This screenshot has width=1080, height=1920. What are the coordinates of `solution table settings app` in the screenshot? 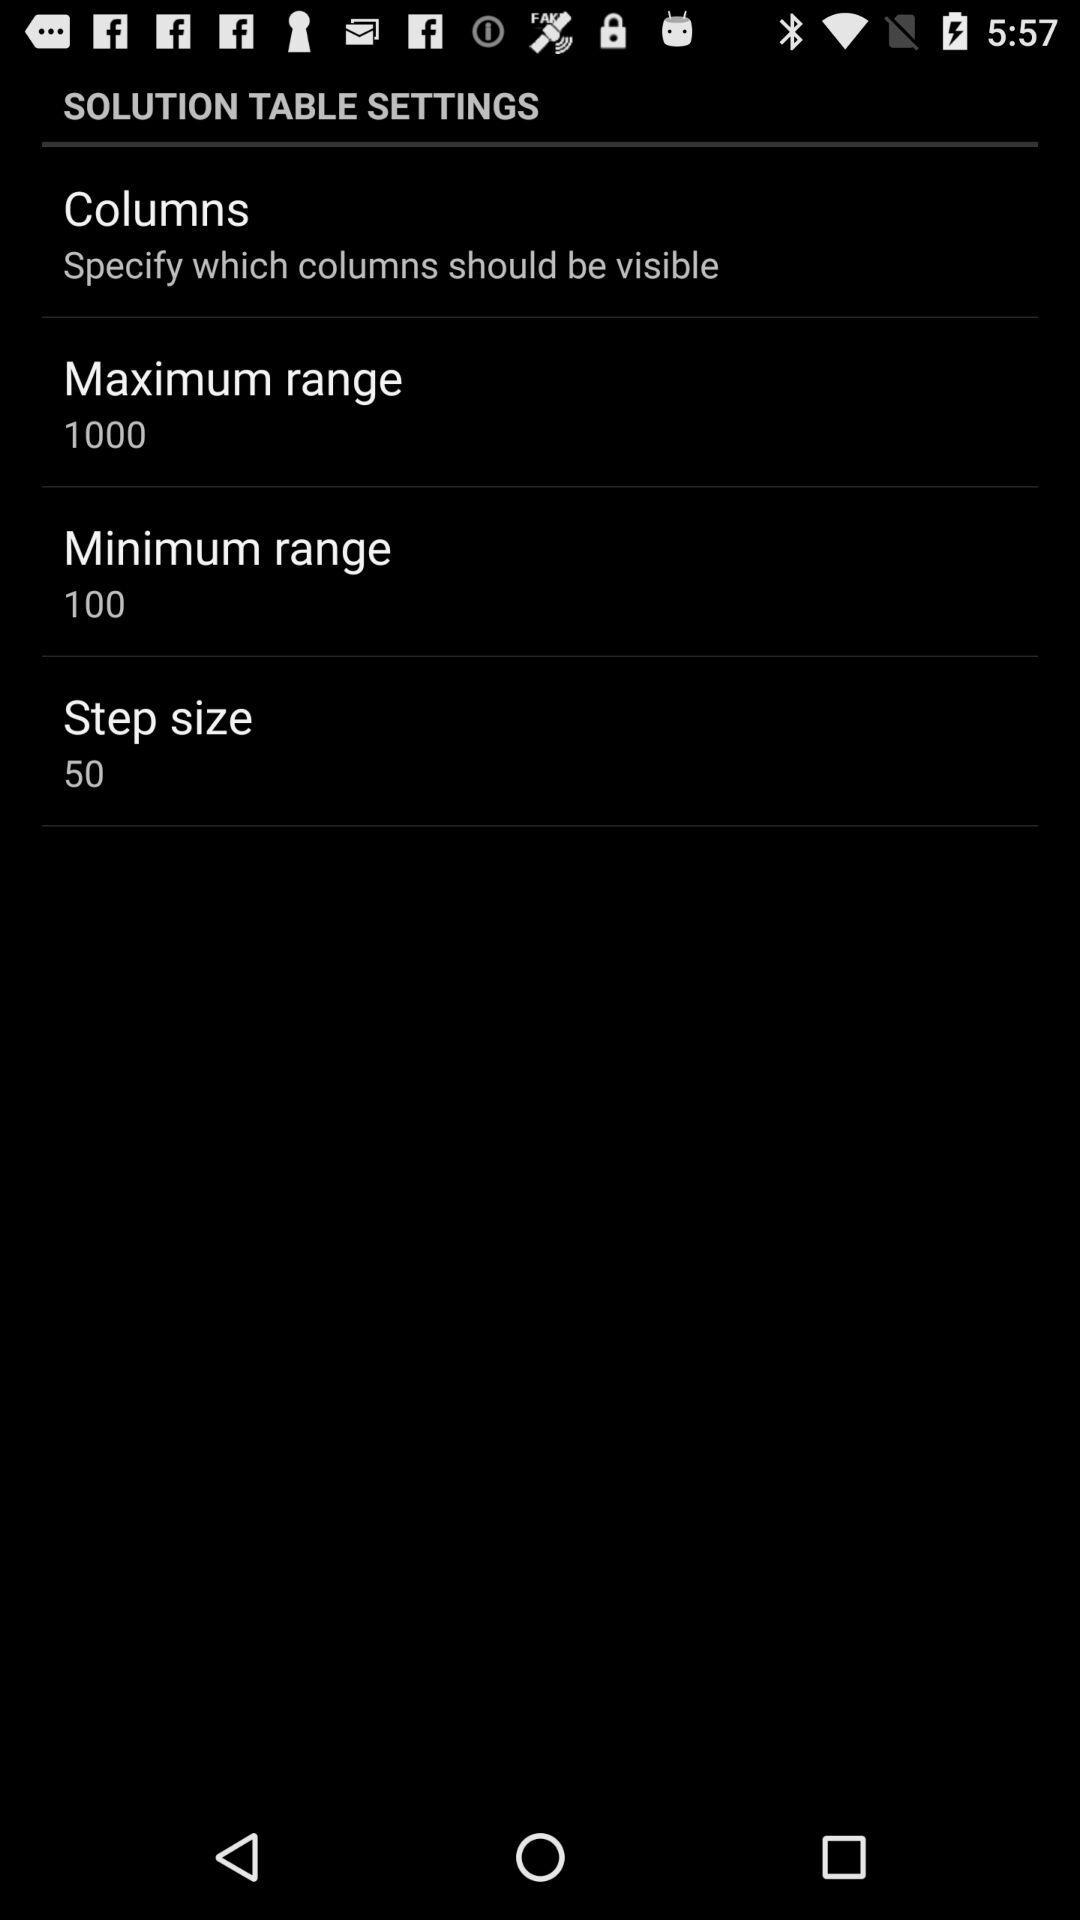 It's located at (540, 104).